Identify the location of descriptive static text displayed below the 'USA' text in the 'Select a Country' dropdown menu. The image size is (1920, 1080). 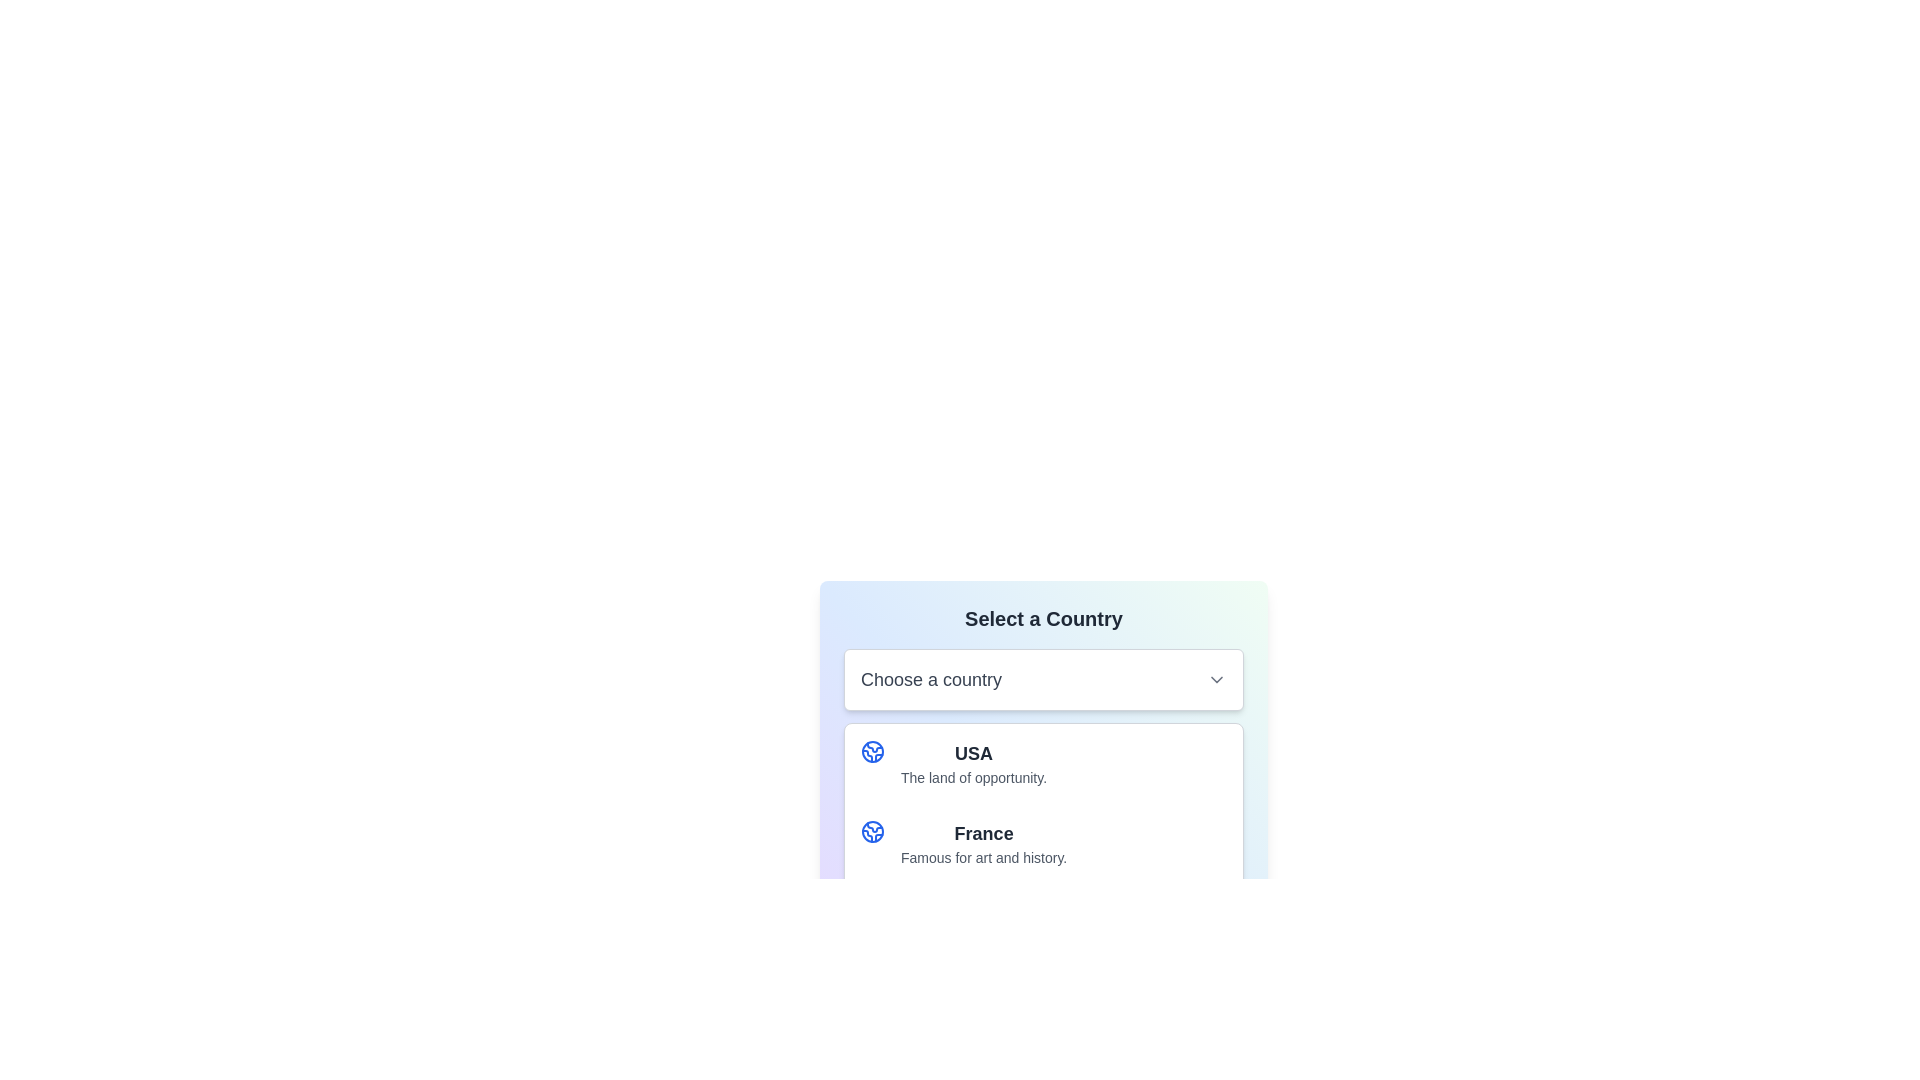
(974, 777).